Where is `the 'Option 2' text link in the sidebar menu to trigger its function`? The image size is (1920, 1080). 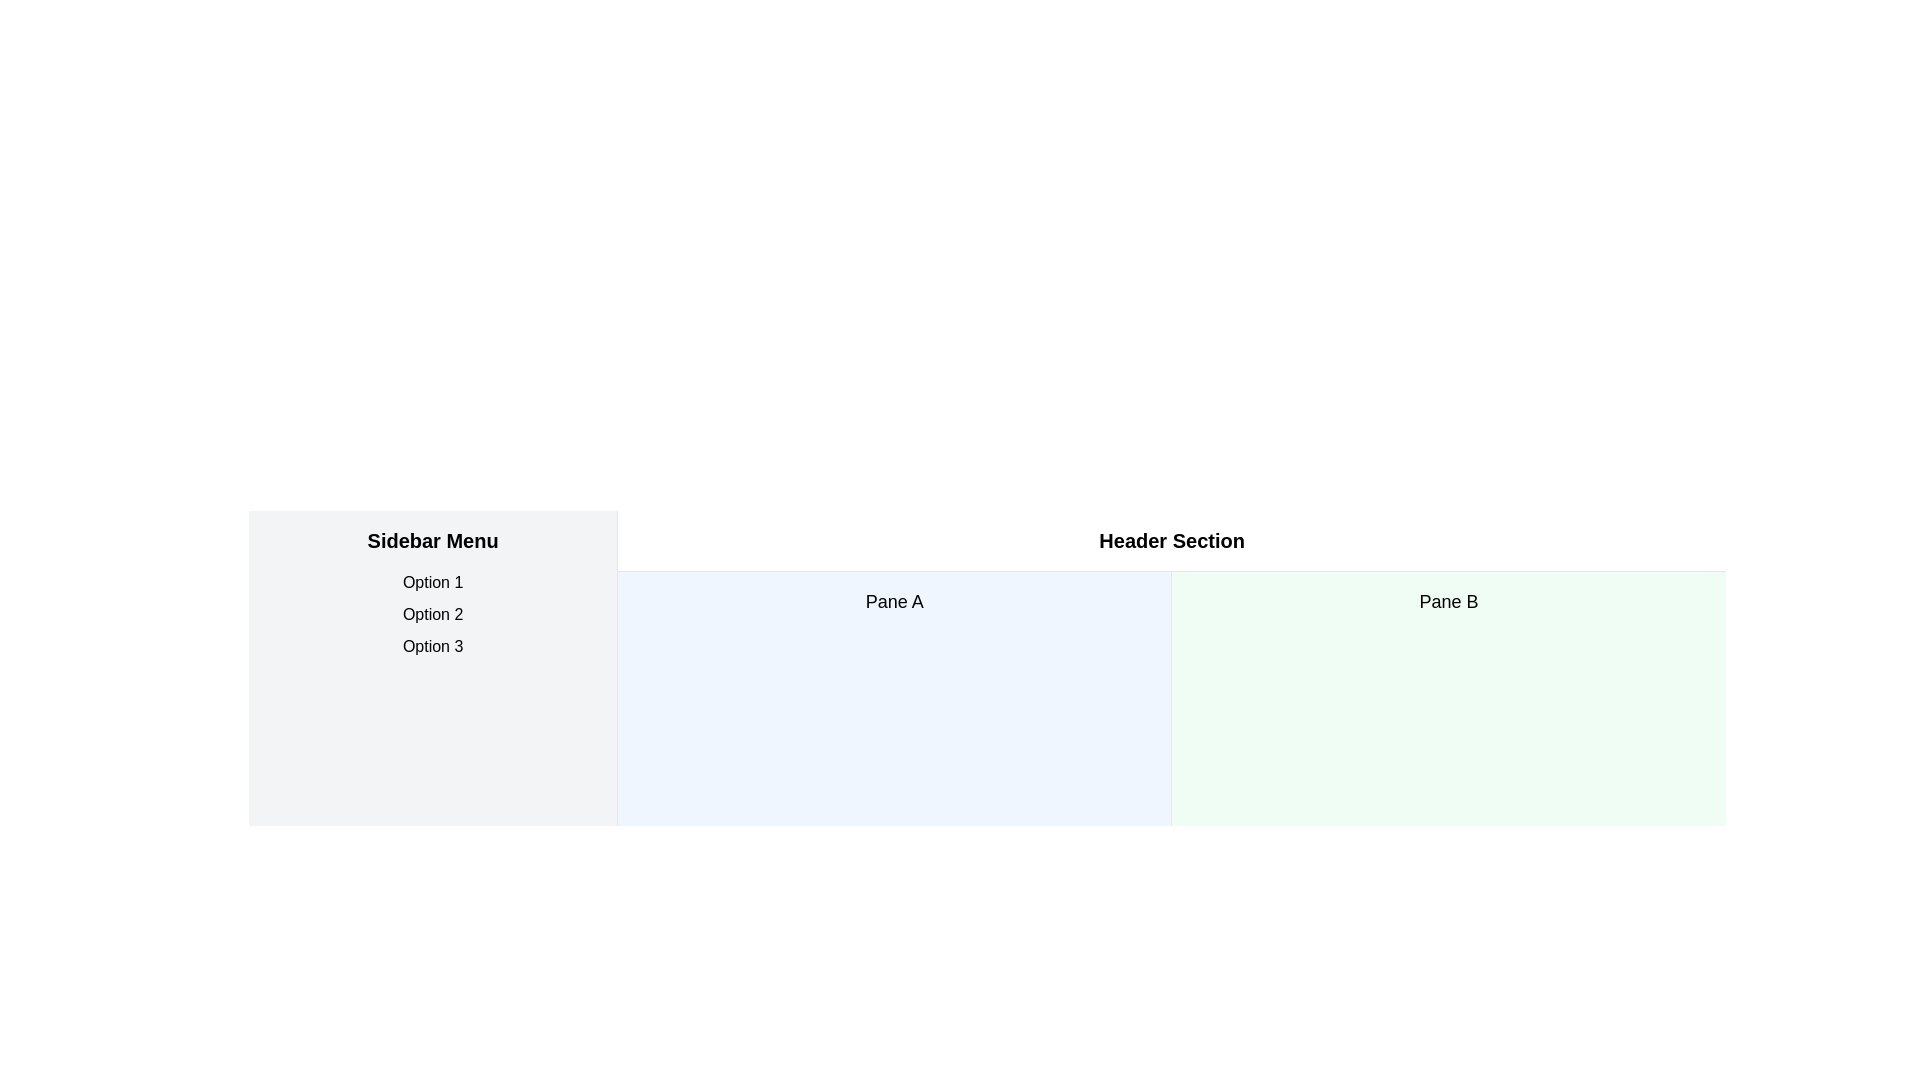
the 'Option 2' text link in the sidebar menu to trigger its function is located at coordinates (432, 613).